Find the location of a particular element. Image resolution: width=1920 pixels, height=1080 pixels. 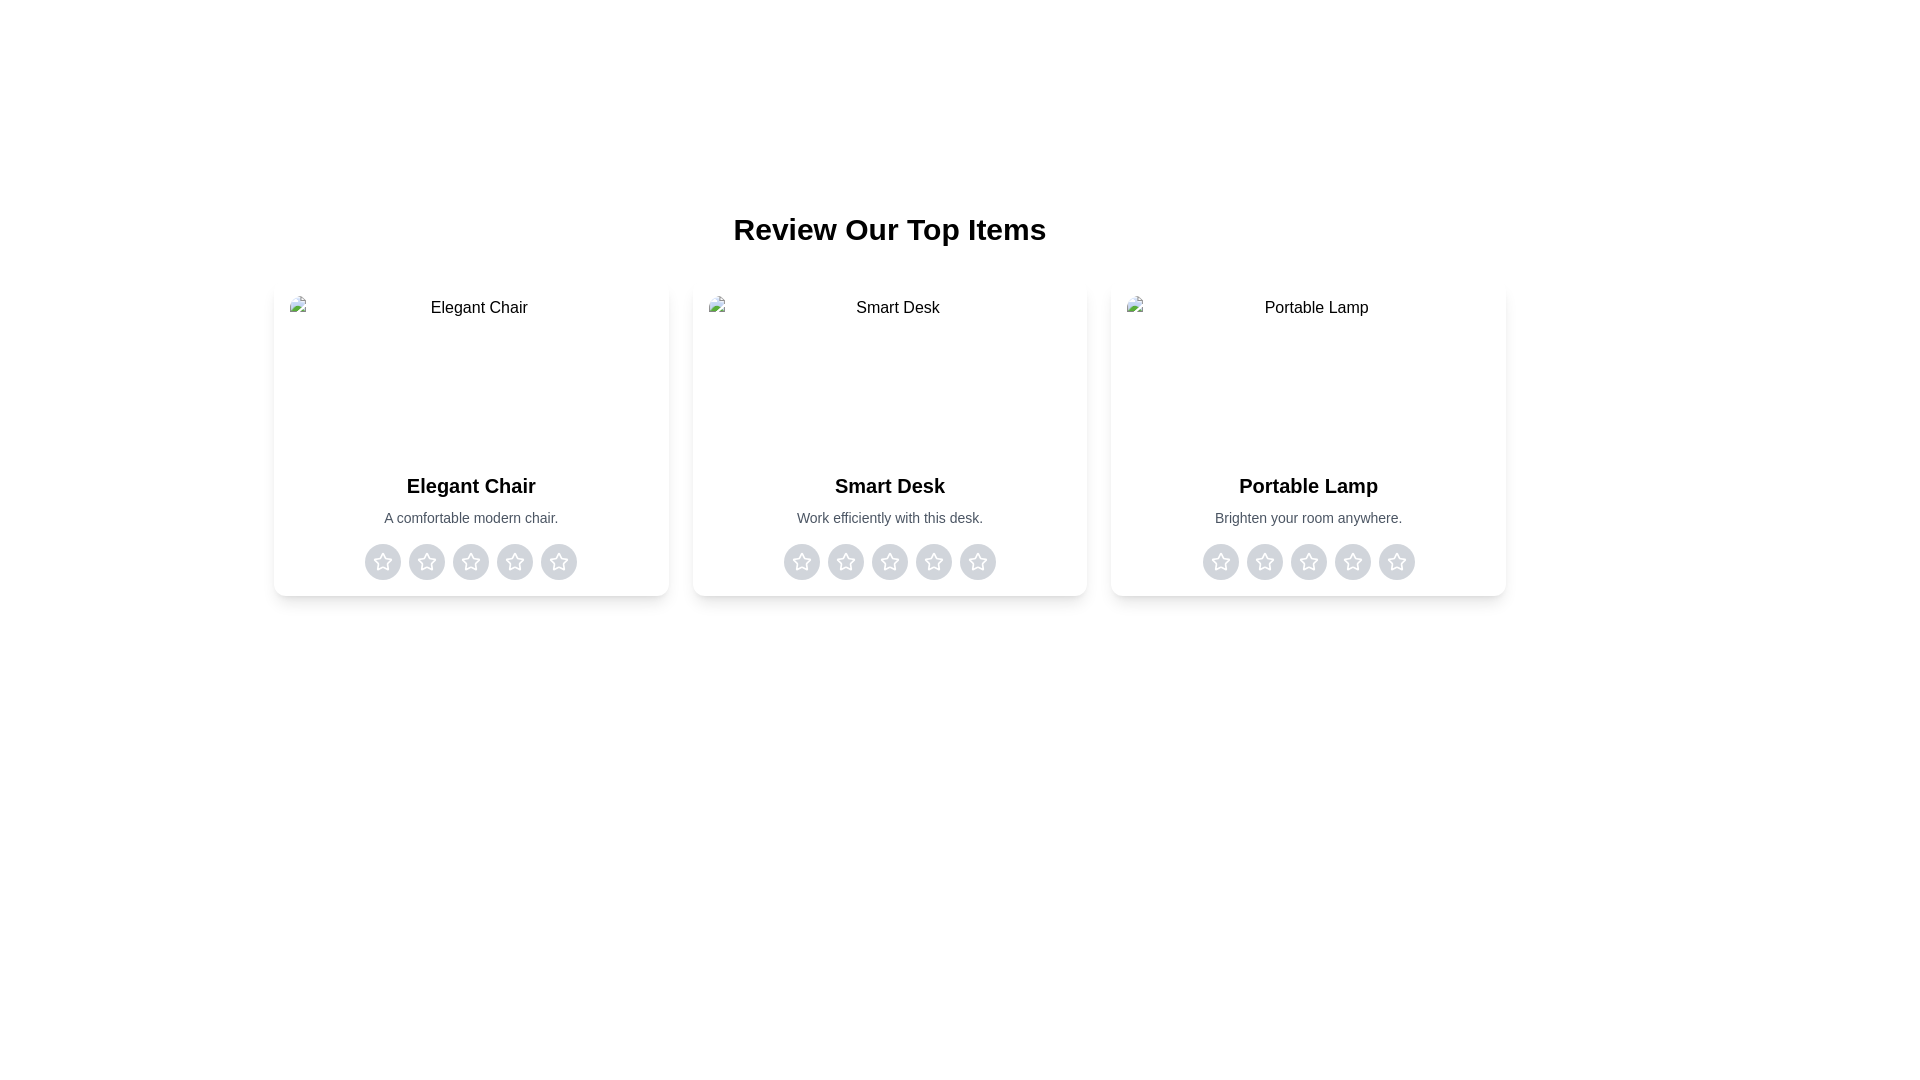

the rating for the item 'Elegant Chair' to 3 stars is located at coordinates (469, 562).